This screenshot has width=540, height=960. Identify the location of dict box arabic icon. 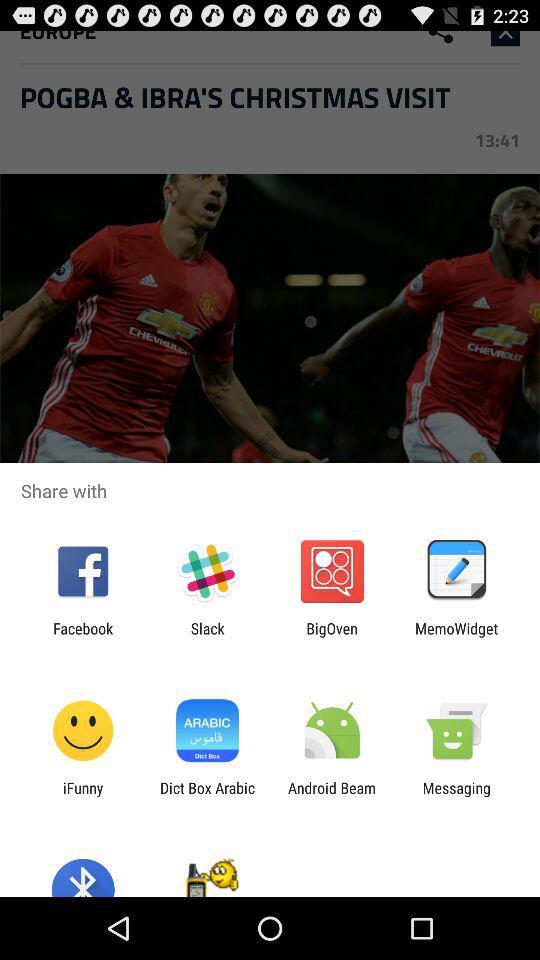
(206, 796).